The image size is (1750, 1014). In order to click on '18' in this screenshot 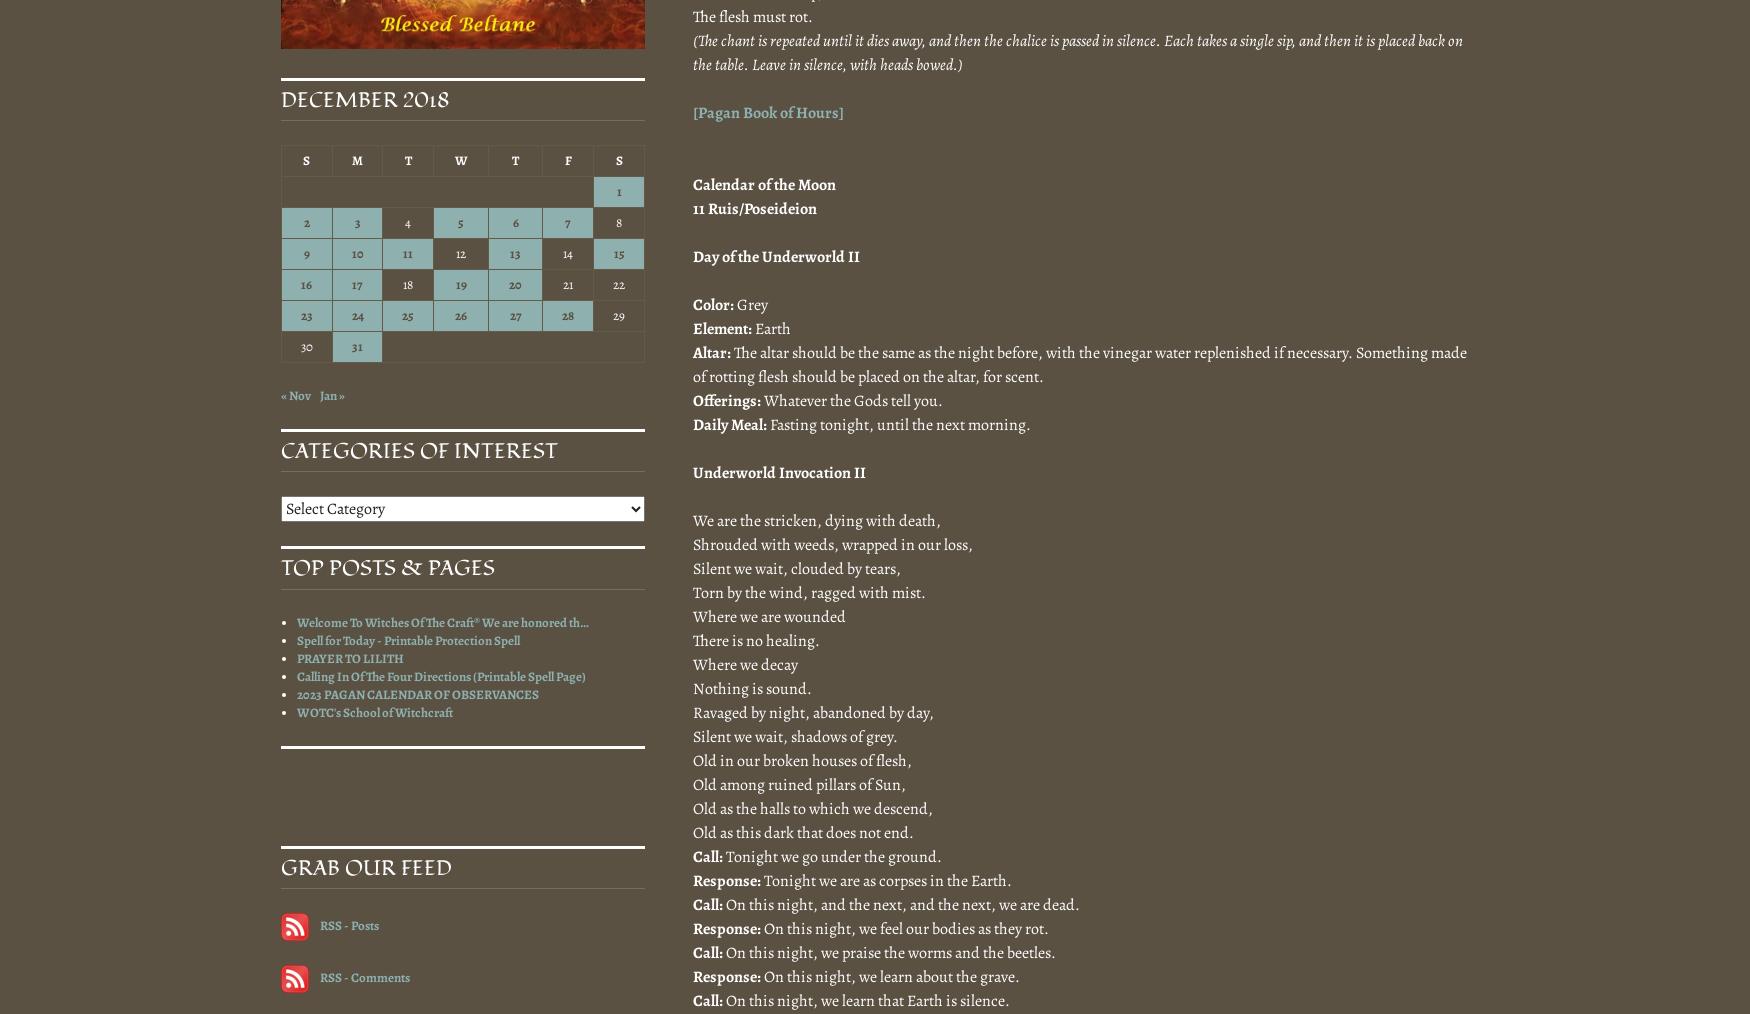, I will do `click(406, 284)`.